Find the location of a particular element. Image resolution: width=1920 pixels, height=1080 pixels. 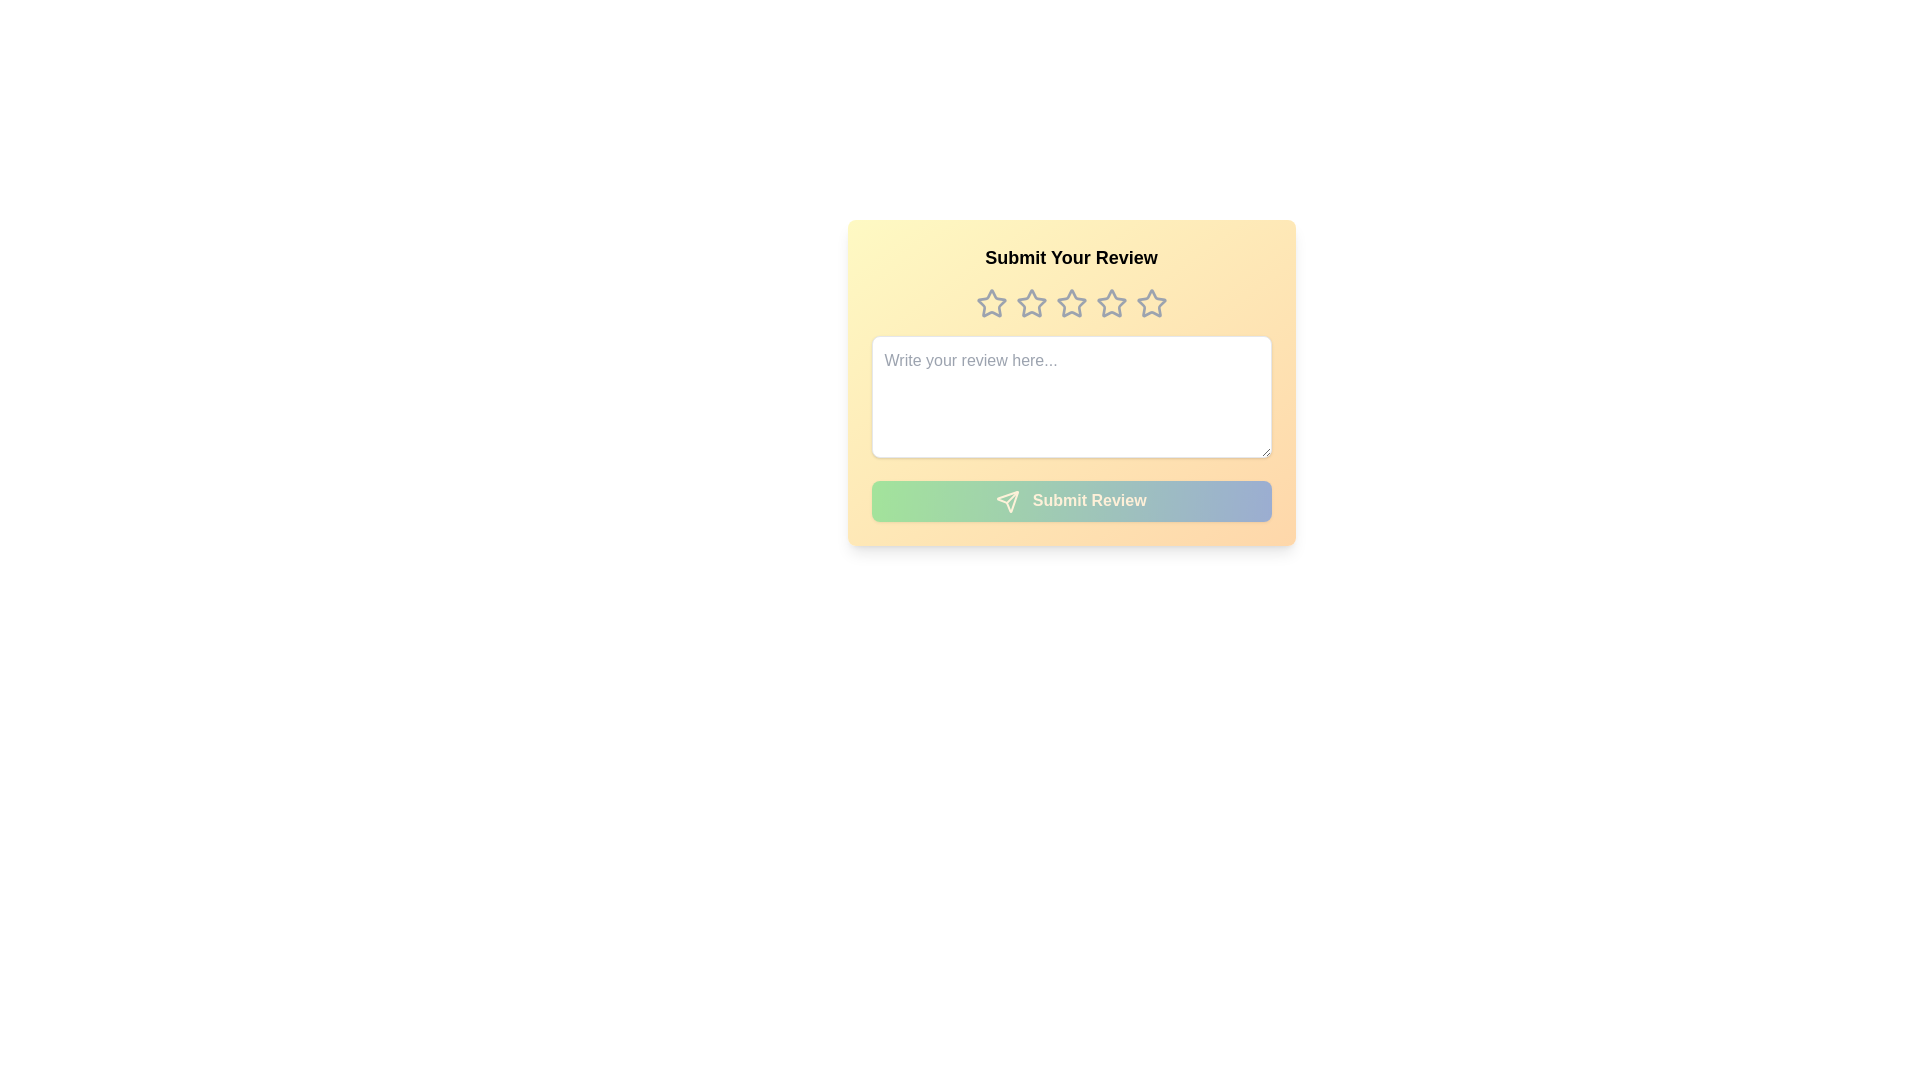

the SVG element that represents an action within the 'Submit Review' button, located near the left side of the text content is located at coordinates (1012, 496).